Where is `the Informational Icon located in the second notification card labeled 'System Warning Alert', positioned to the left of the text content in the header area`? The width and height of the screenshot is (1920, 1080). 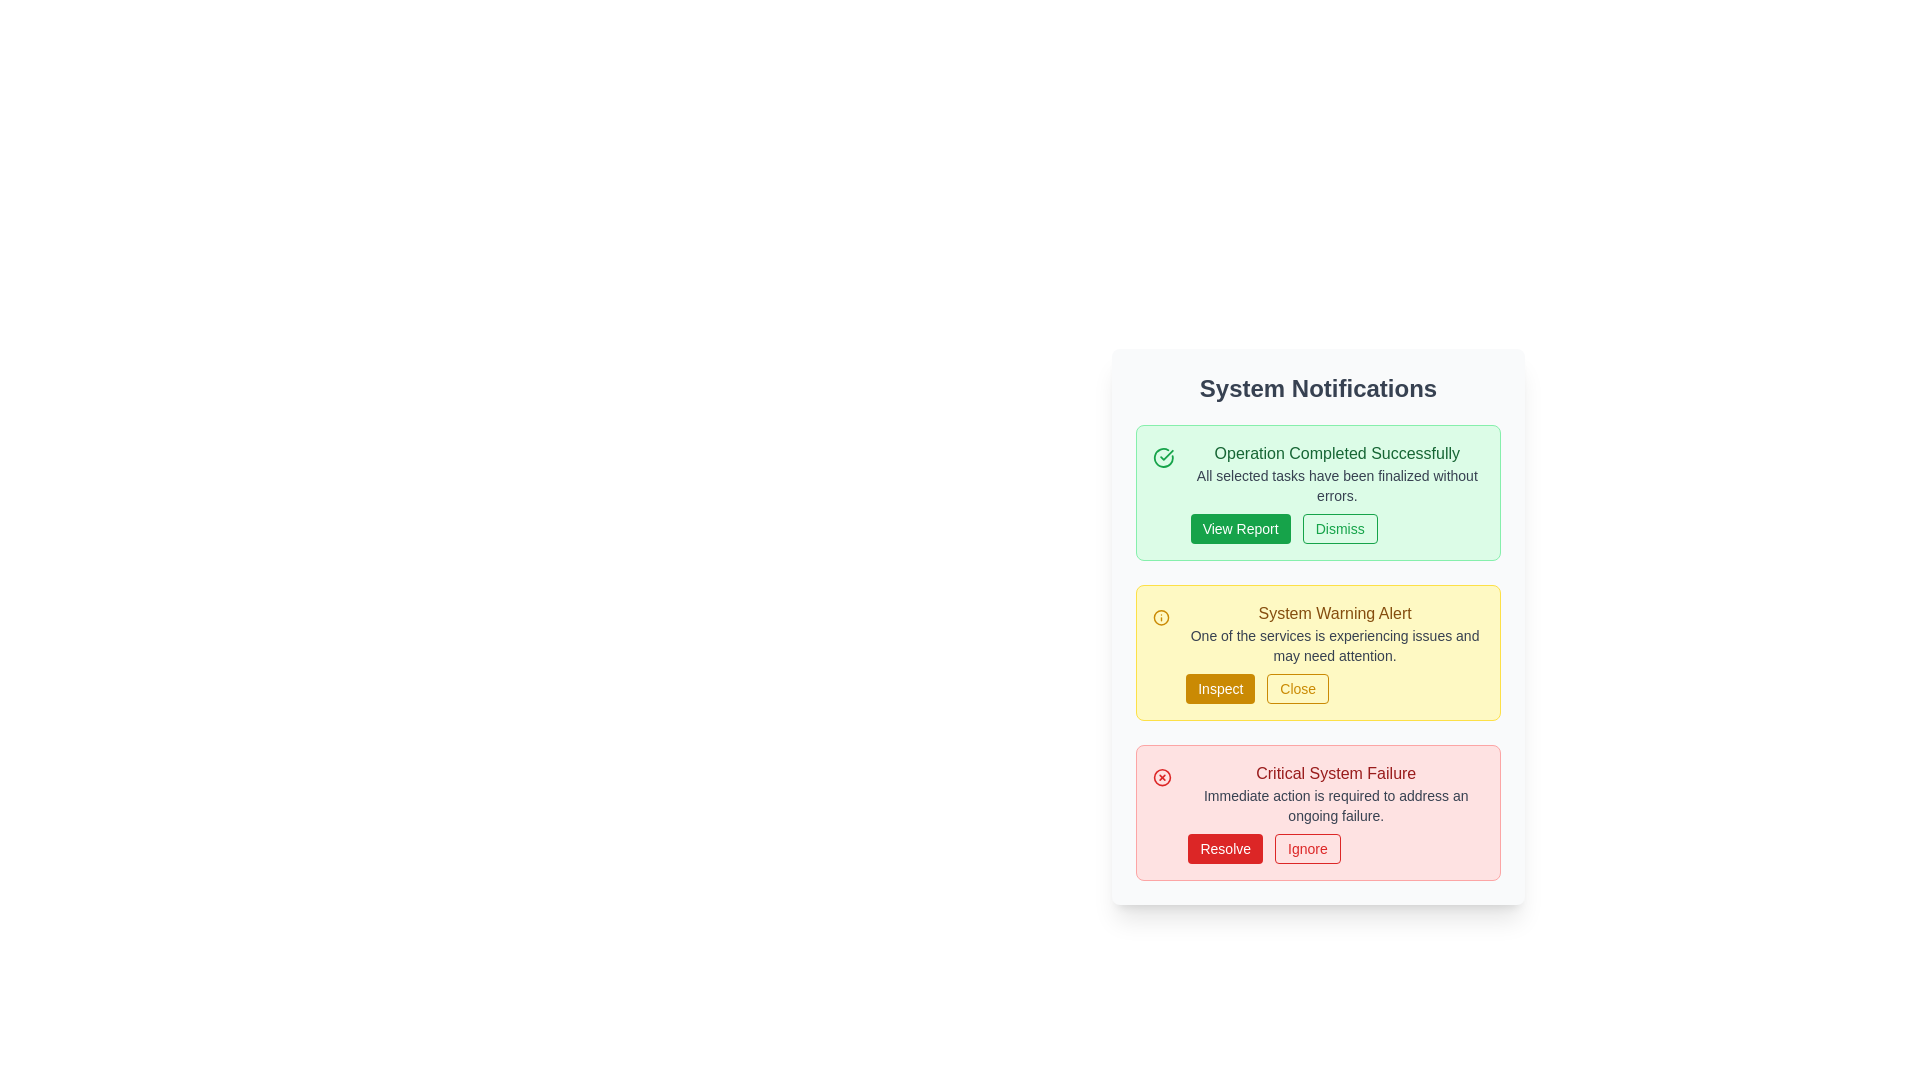 the Informational Icon located in the second notification card labeled 'System Warning Alert', positioned to the left of the text content in the header area is located at coordinates (1161, 616).